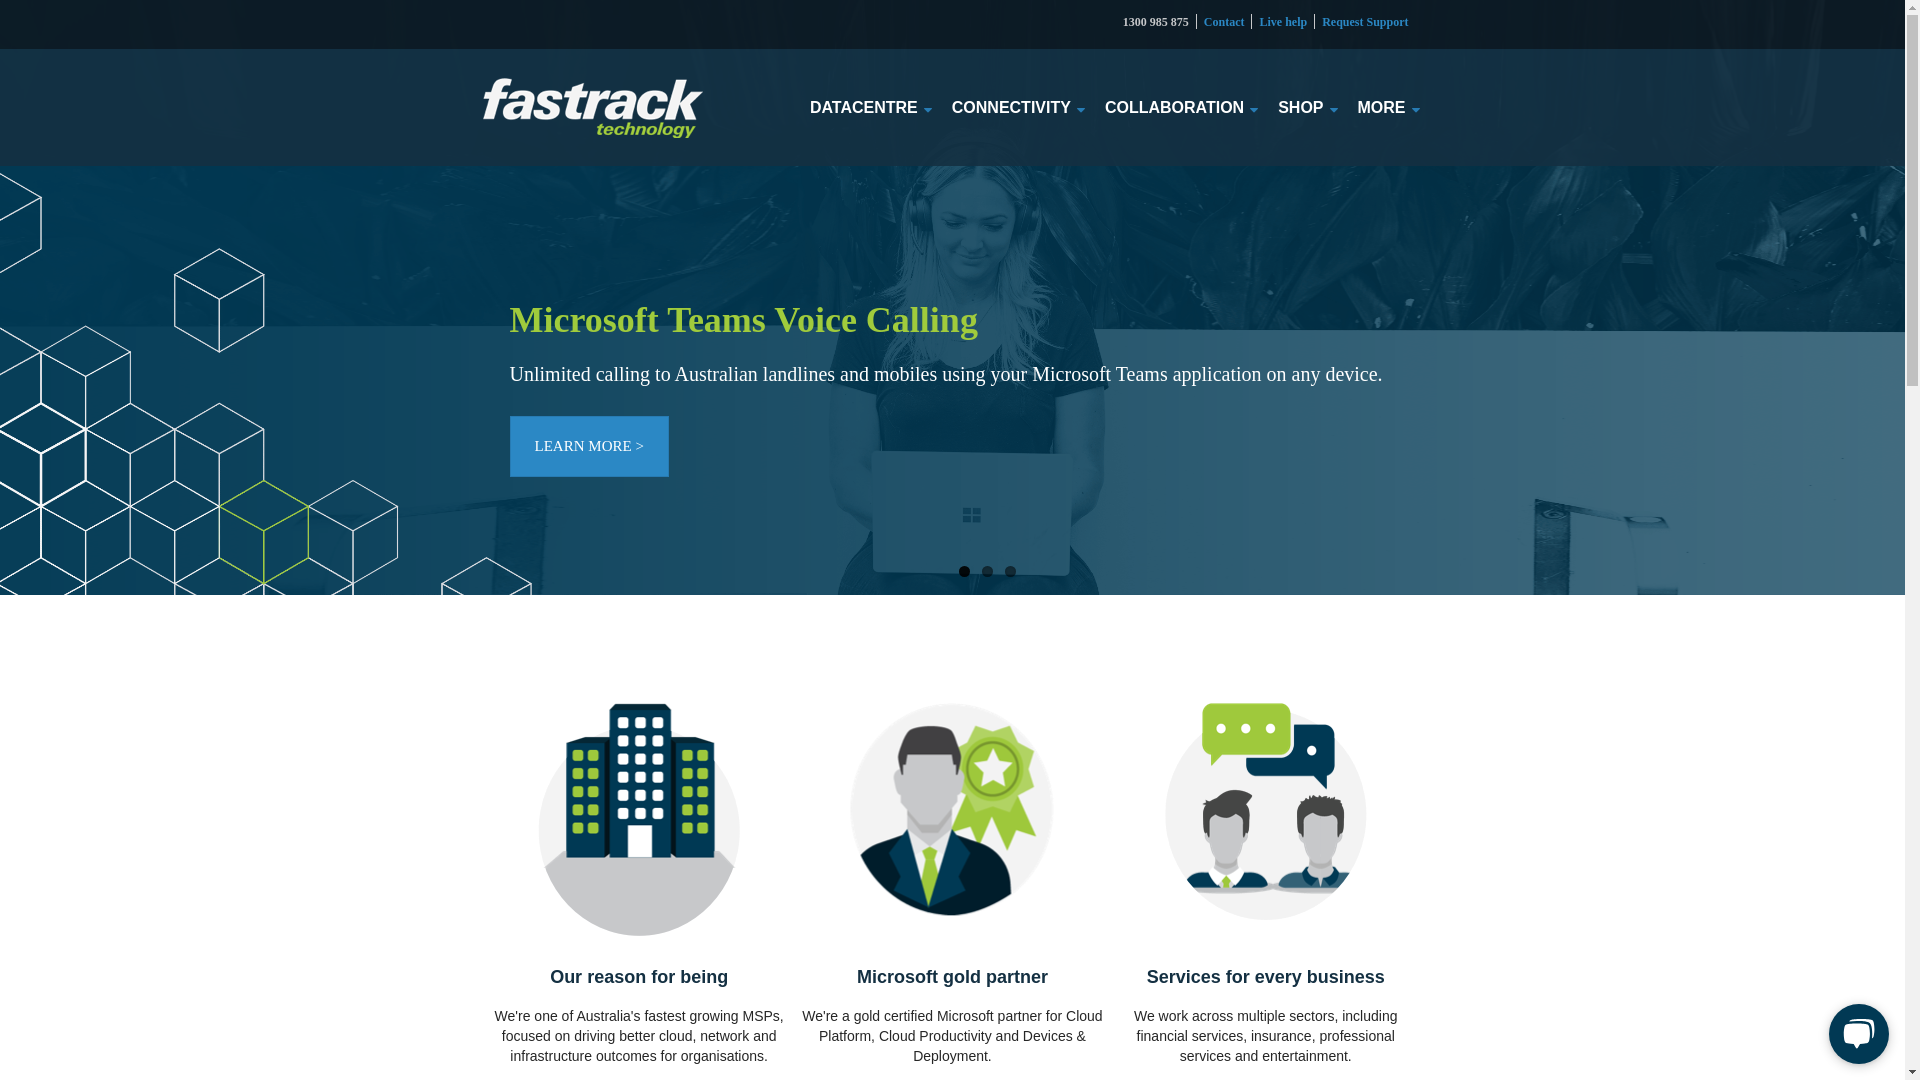 The width and height of the screenshot is (1920, 1080). Describe the element at coordinates (1223, 22) in the screenshot. I see `'Contact'` at that location.